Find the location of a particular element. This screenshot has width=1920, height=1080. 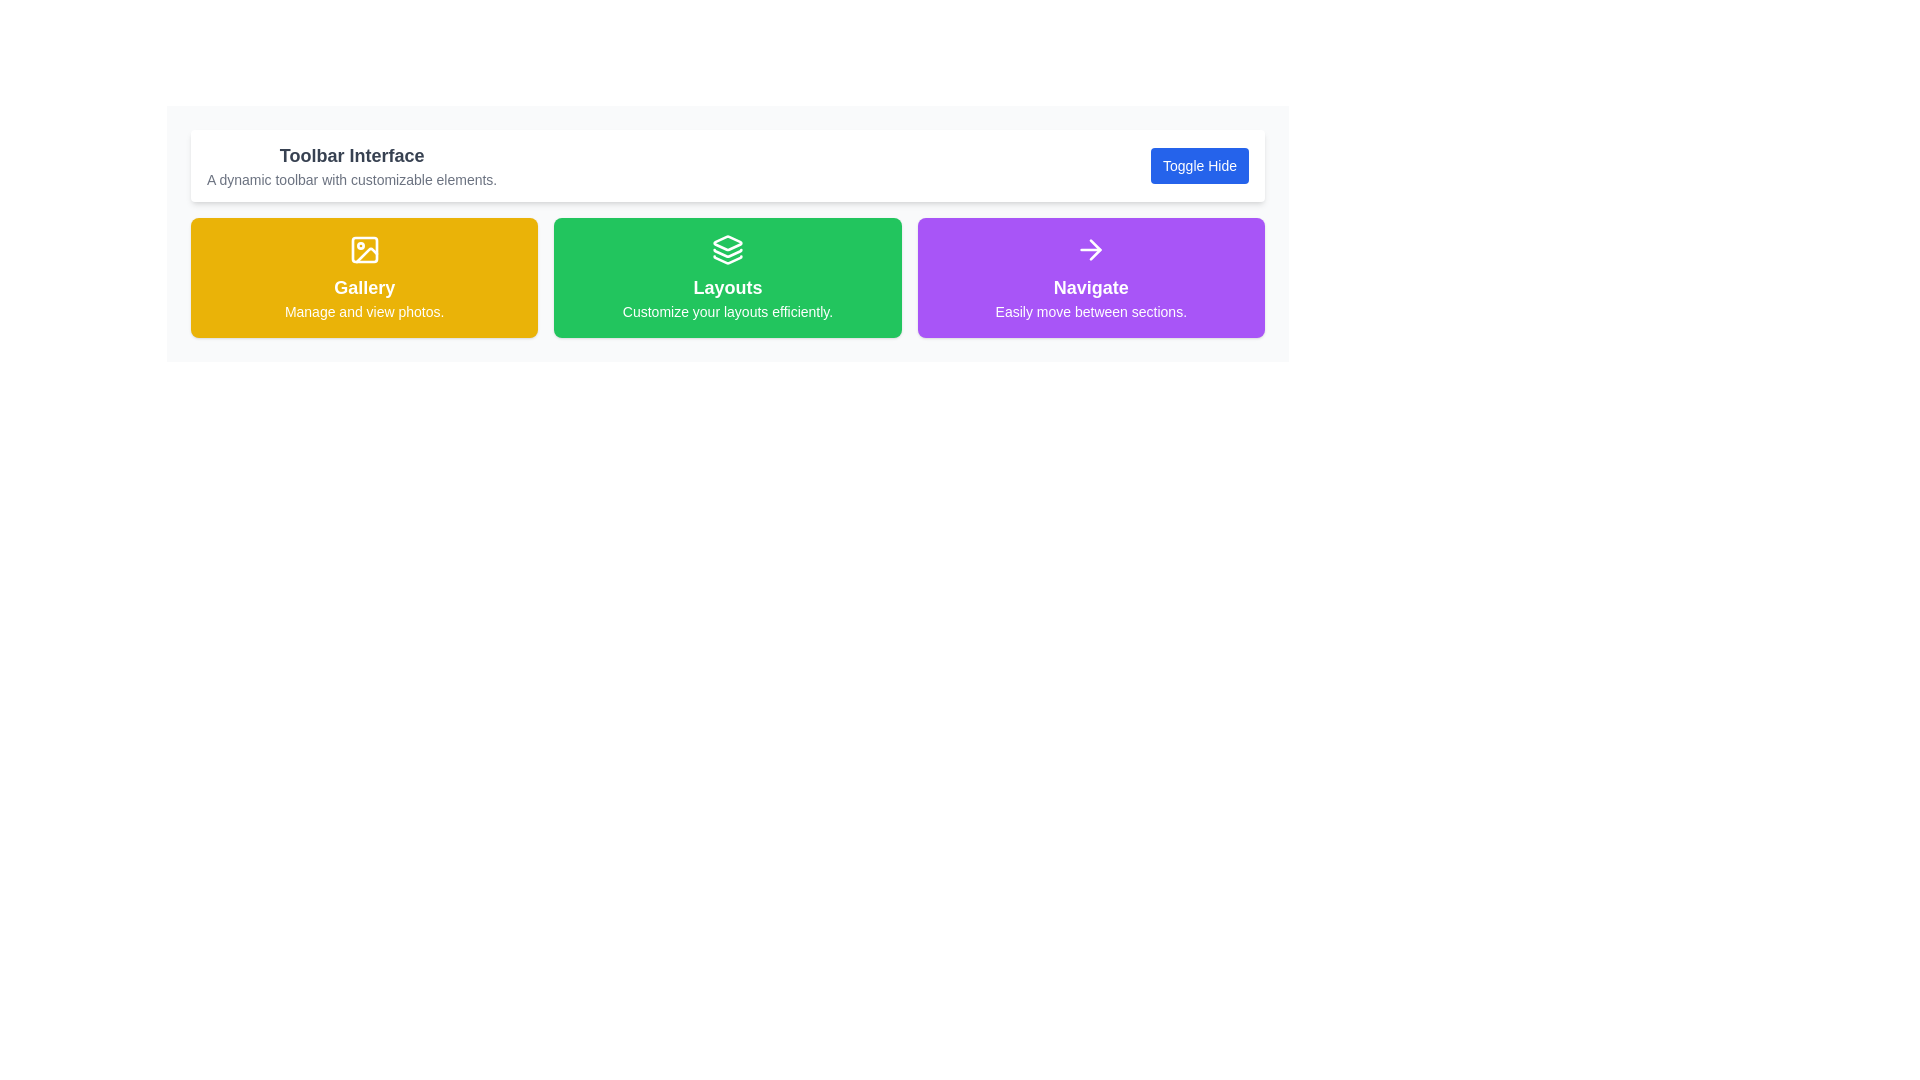

the text label heading 'Toolbar Interface', which is styled in bold dark gray and positioned above a description text, indicating its role as a heading is located at coordinates (352, 154).